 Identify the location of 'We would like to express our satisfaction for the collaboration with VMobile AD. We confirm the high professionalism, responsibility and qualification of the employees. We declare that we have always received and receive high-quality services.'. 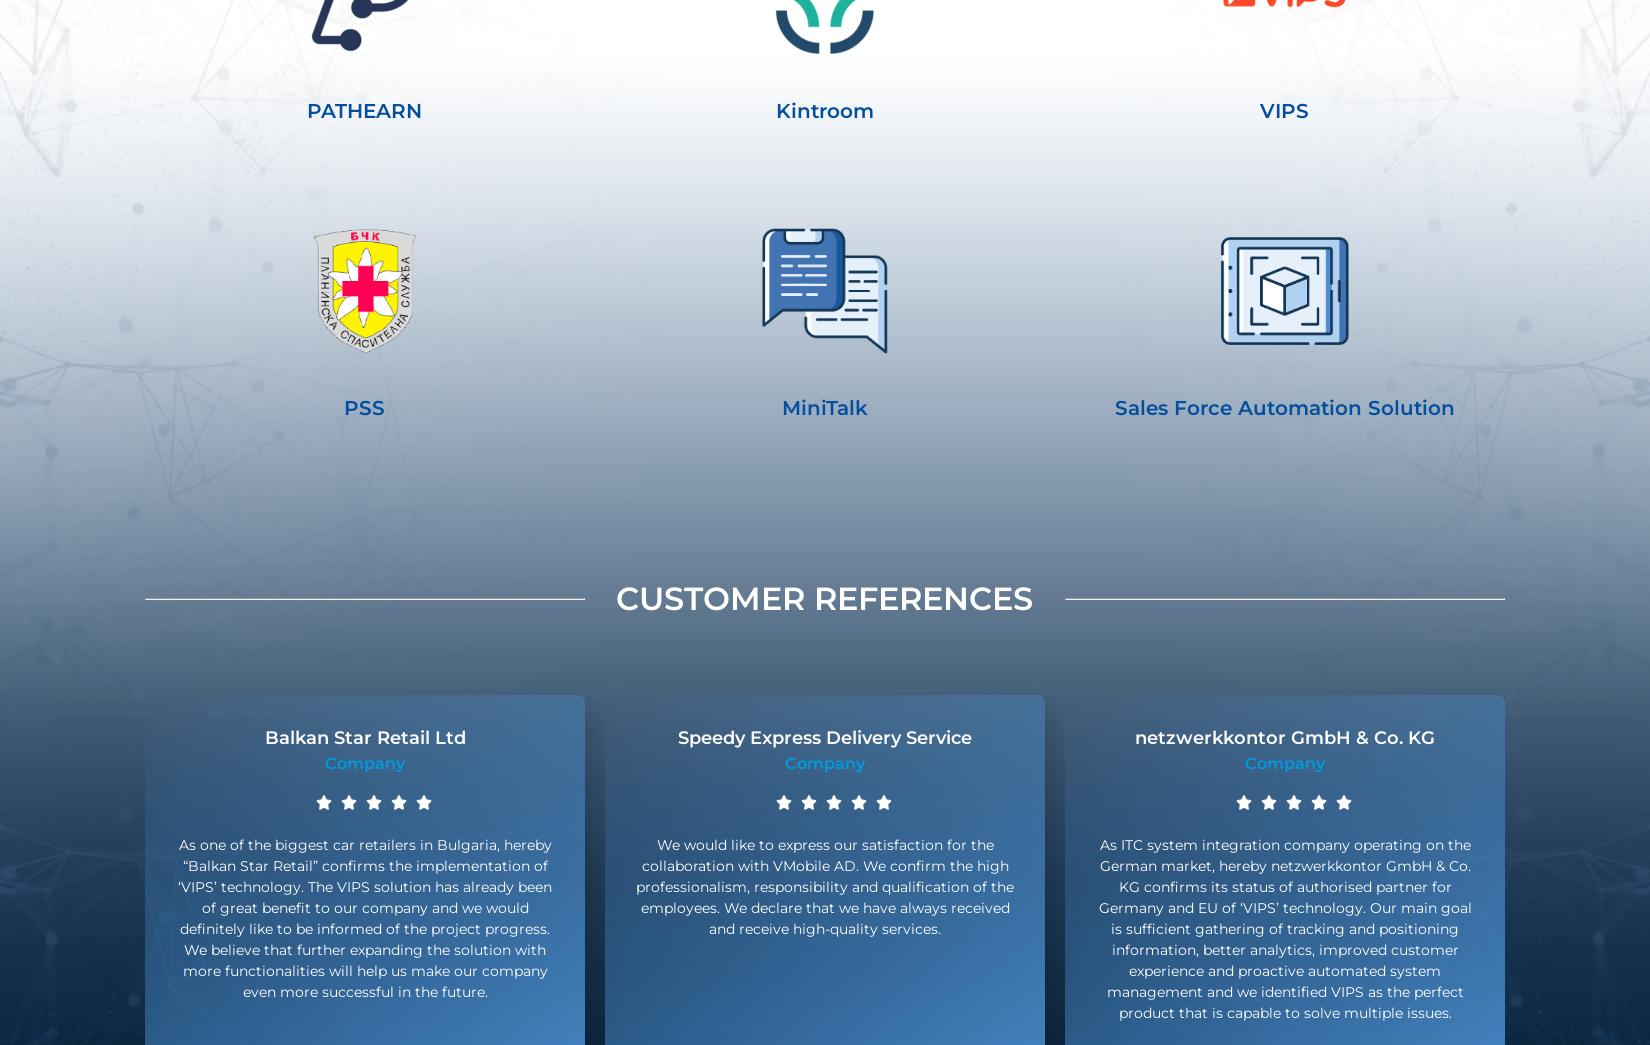
(825, 886).